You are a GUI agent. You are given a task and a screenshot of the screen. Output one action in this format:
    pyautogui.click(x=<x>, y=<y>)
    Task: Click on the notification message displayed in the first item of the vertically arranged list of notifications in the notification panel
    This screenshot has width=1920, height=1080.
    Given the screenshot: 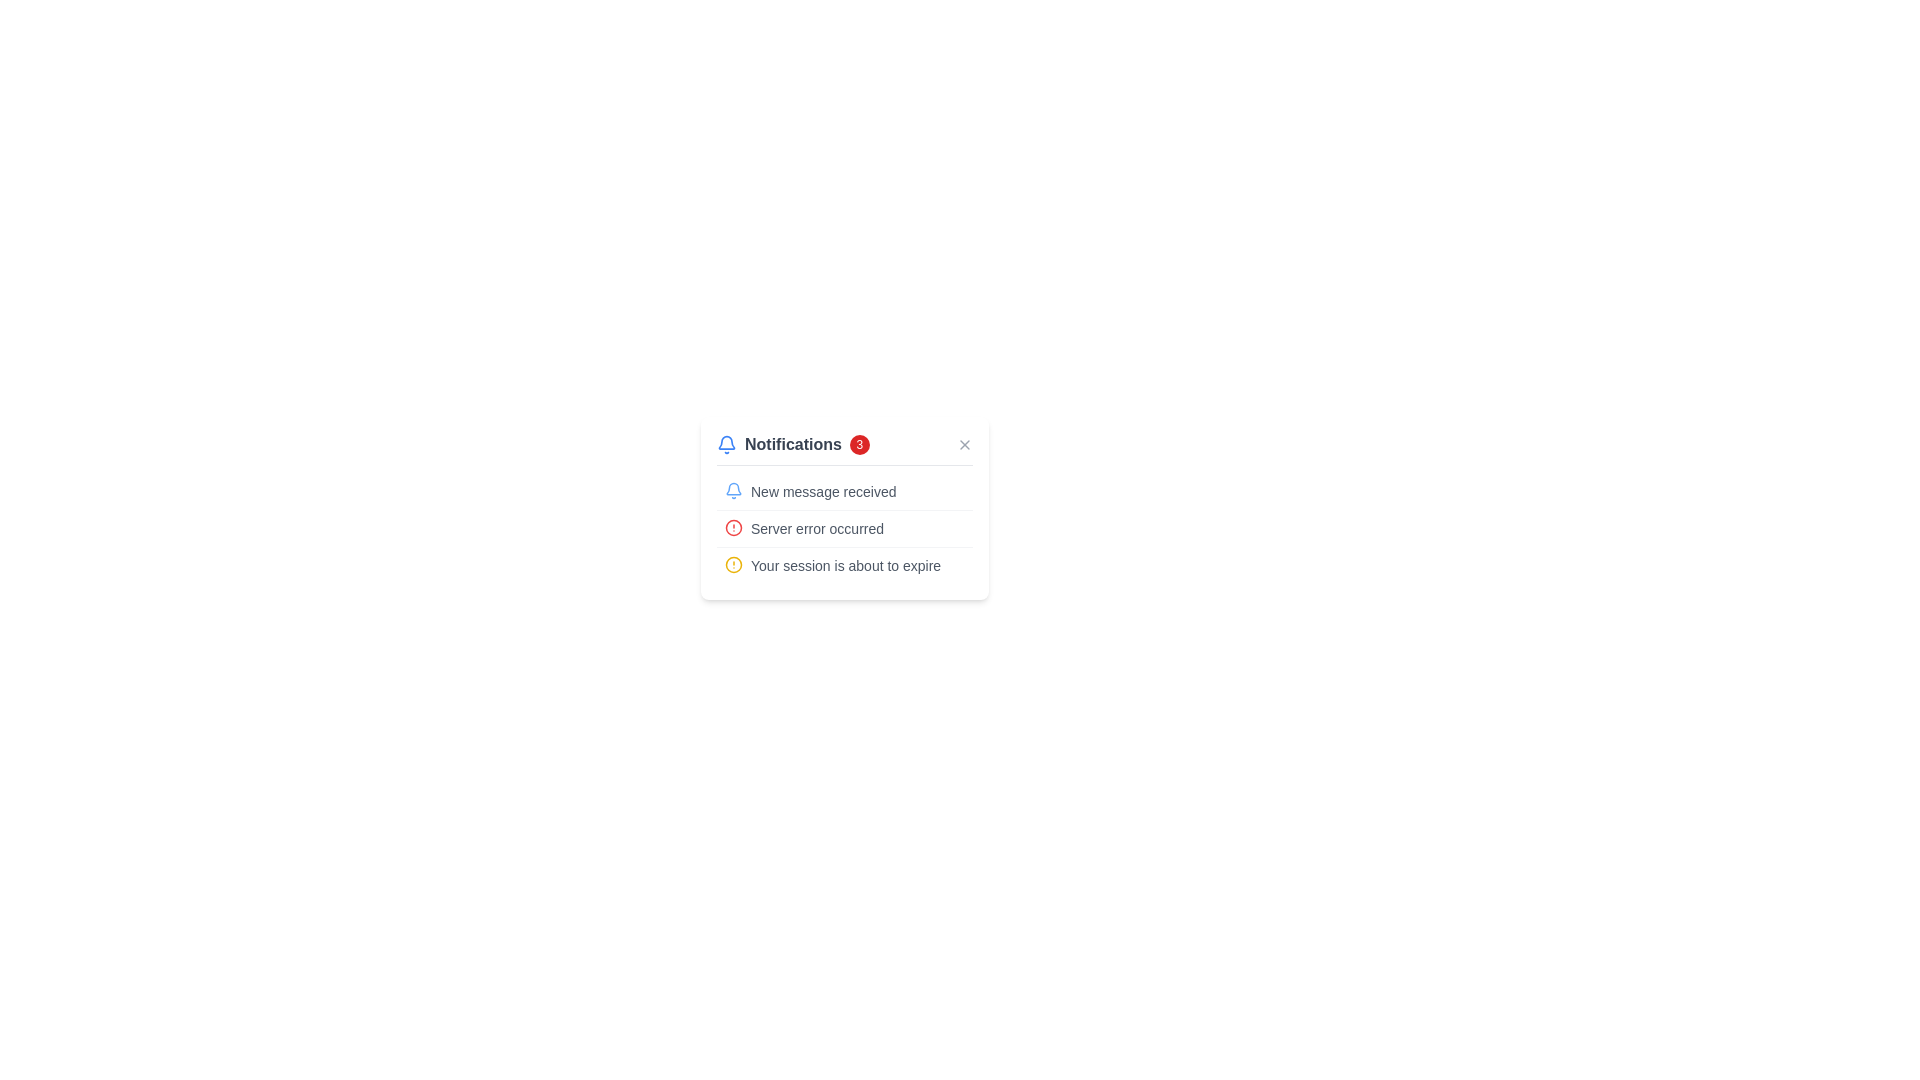 What is the action you would take?
    pyautogui.click(x=844, y=492)
    